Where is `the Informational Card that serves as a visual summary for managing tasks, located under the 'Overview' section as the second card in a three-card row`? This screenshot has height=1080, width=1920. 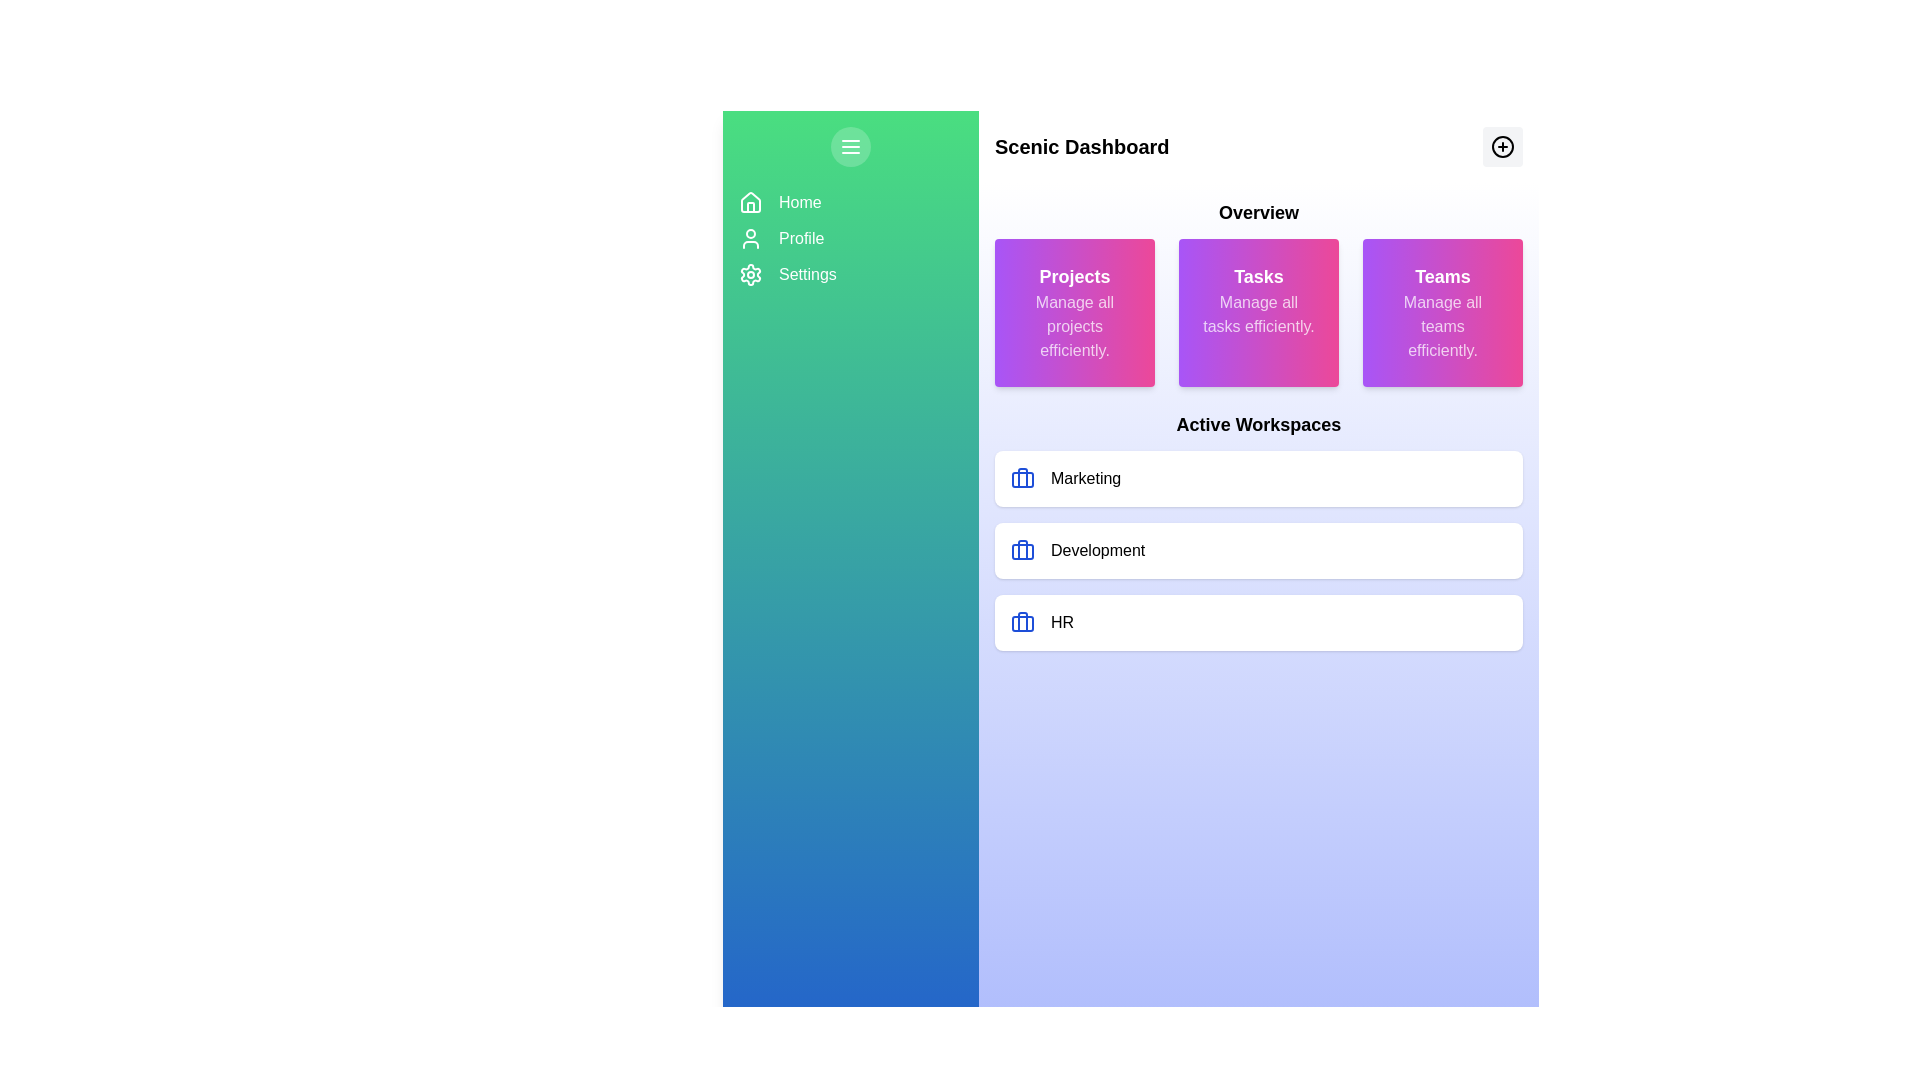 the Informational Card that serves as a visual summary for managing tasks, located under the 'Overview' section as the second card in a three-card row is located at coordinates (1257, 312).